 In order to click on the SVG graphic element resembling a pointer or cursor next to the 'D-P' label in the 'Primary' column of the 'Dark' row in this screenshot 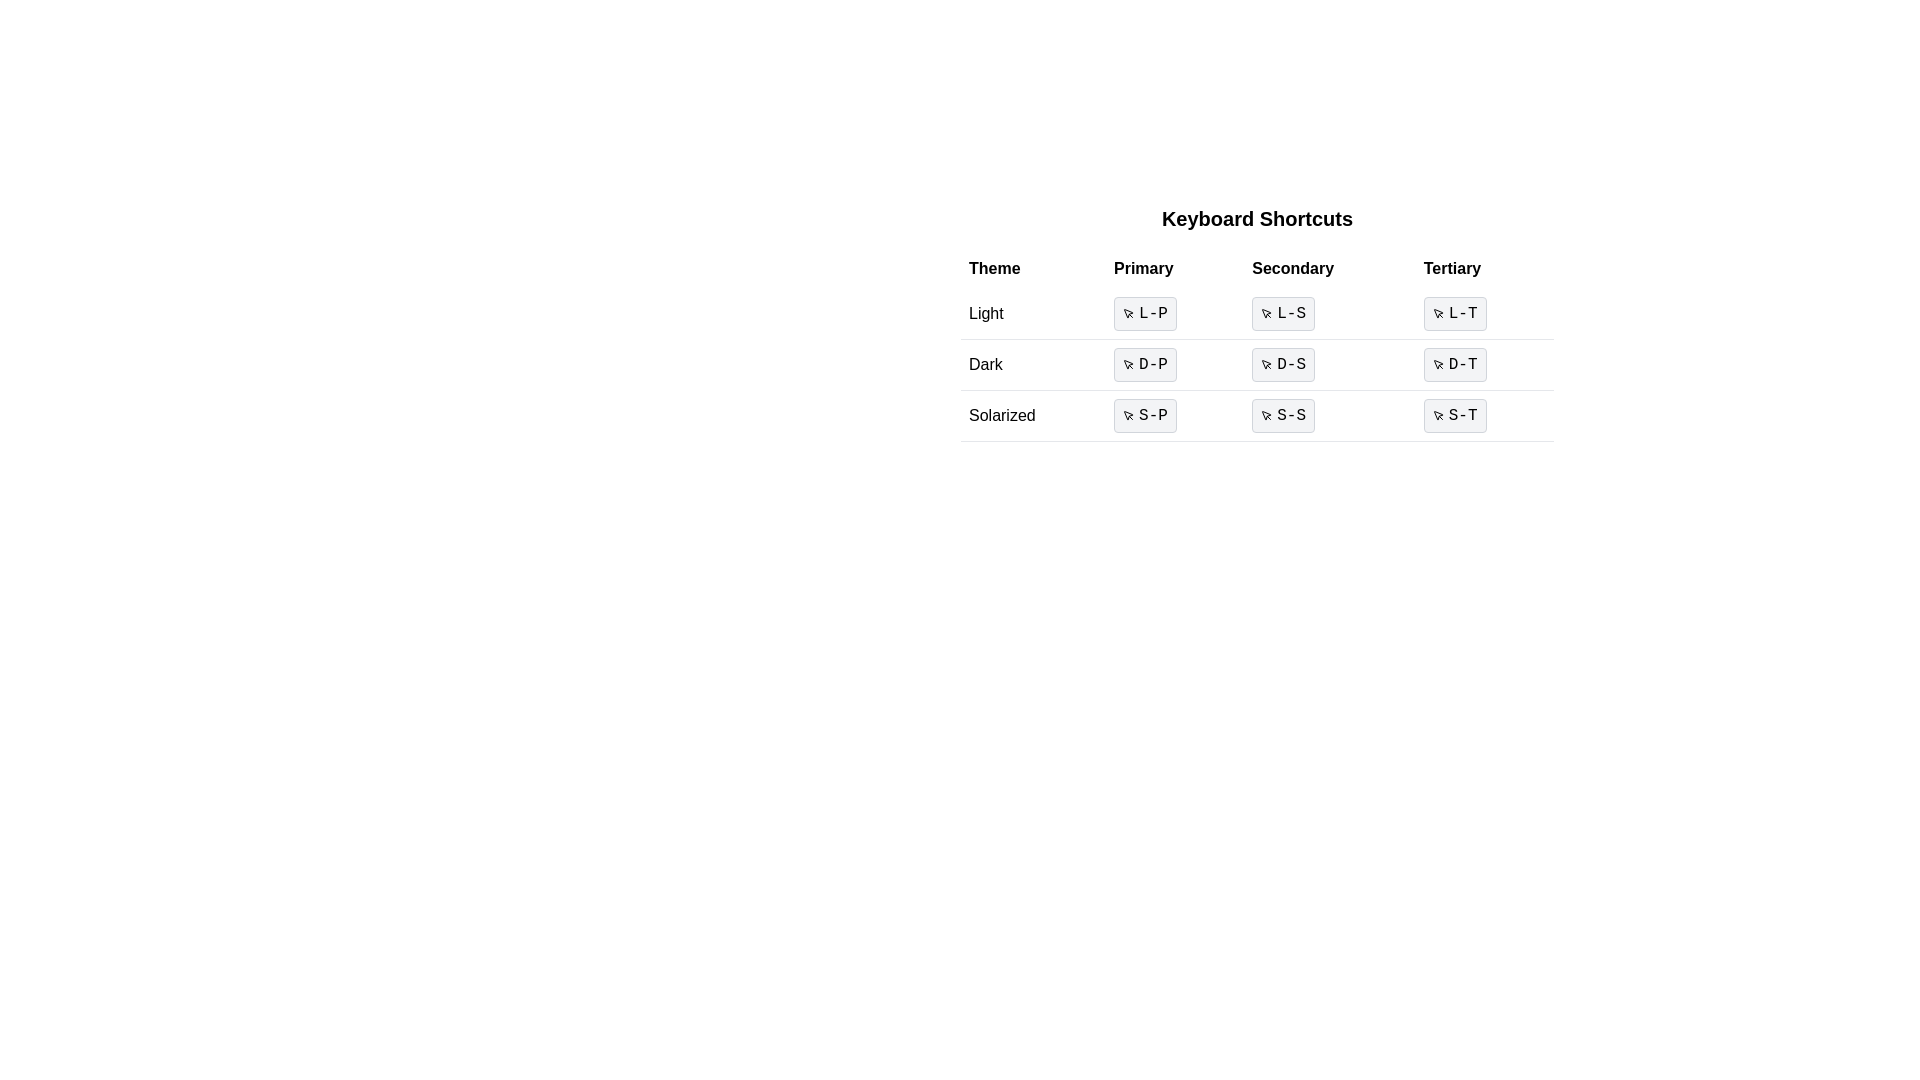, I will do `click(1128, 364)`.